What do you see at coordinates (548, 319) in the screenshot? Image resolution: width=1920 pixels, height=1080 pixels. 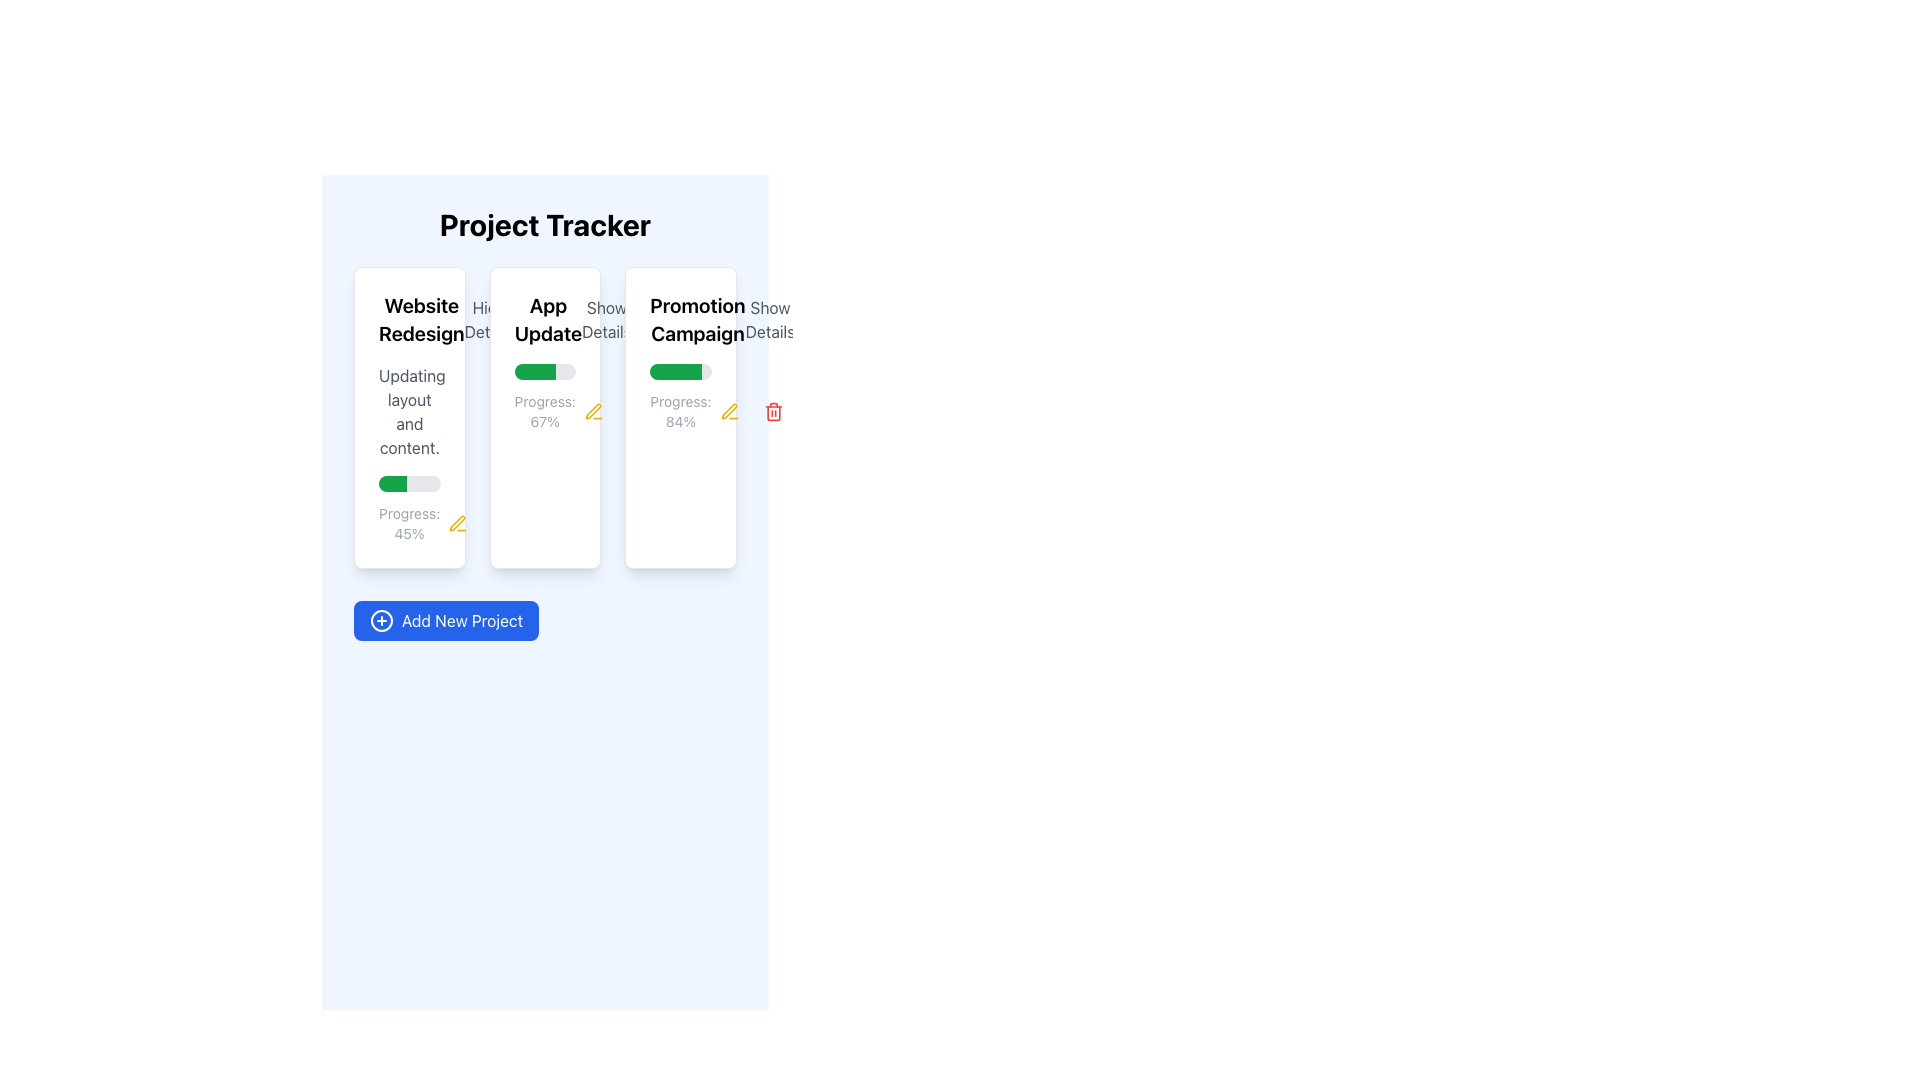 I see `text 'App Update' which is the title of the second project card in a row of three cards` at bounding box center [548, 319].